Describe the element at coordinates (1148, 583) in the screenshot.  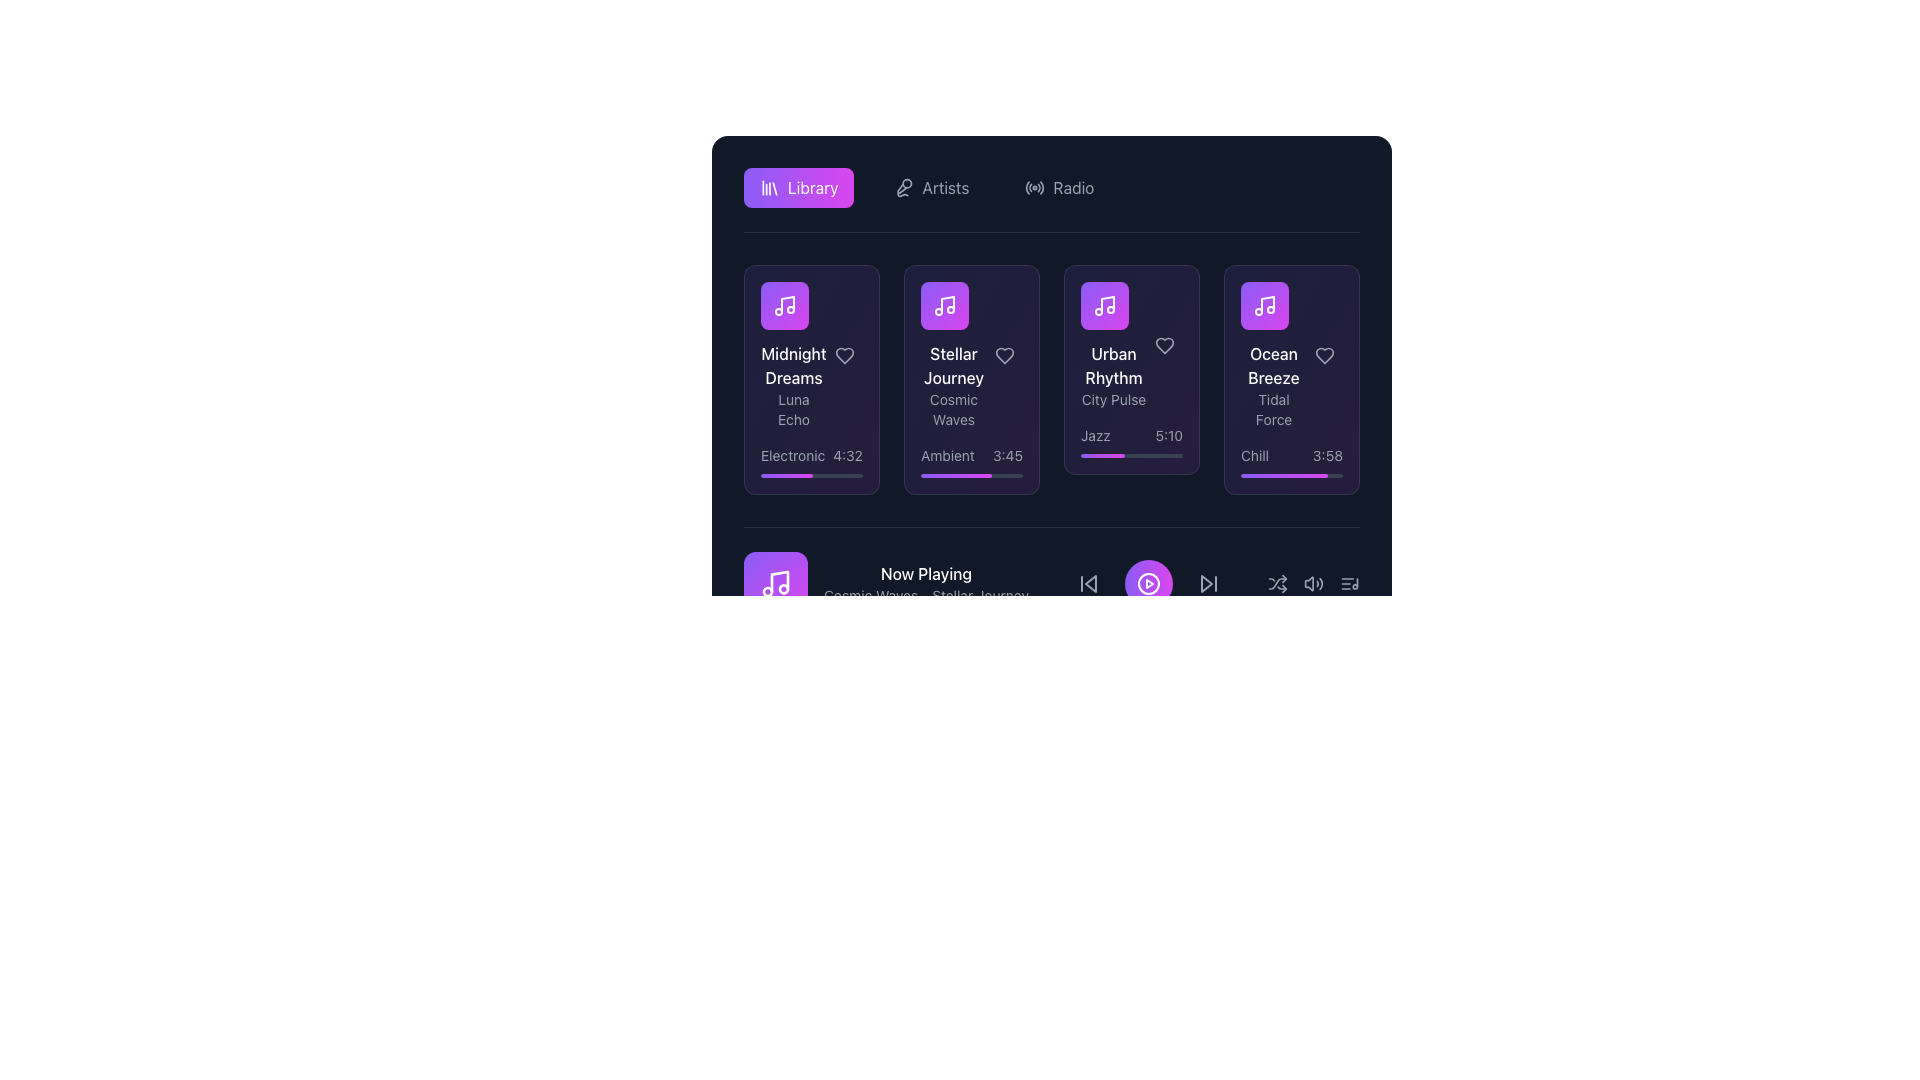
I see `the circular gradient button with a white play icon located at the bottom center of the interface` at that location.